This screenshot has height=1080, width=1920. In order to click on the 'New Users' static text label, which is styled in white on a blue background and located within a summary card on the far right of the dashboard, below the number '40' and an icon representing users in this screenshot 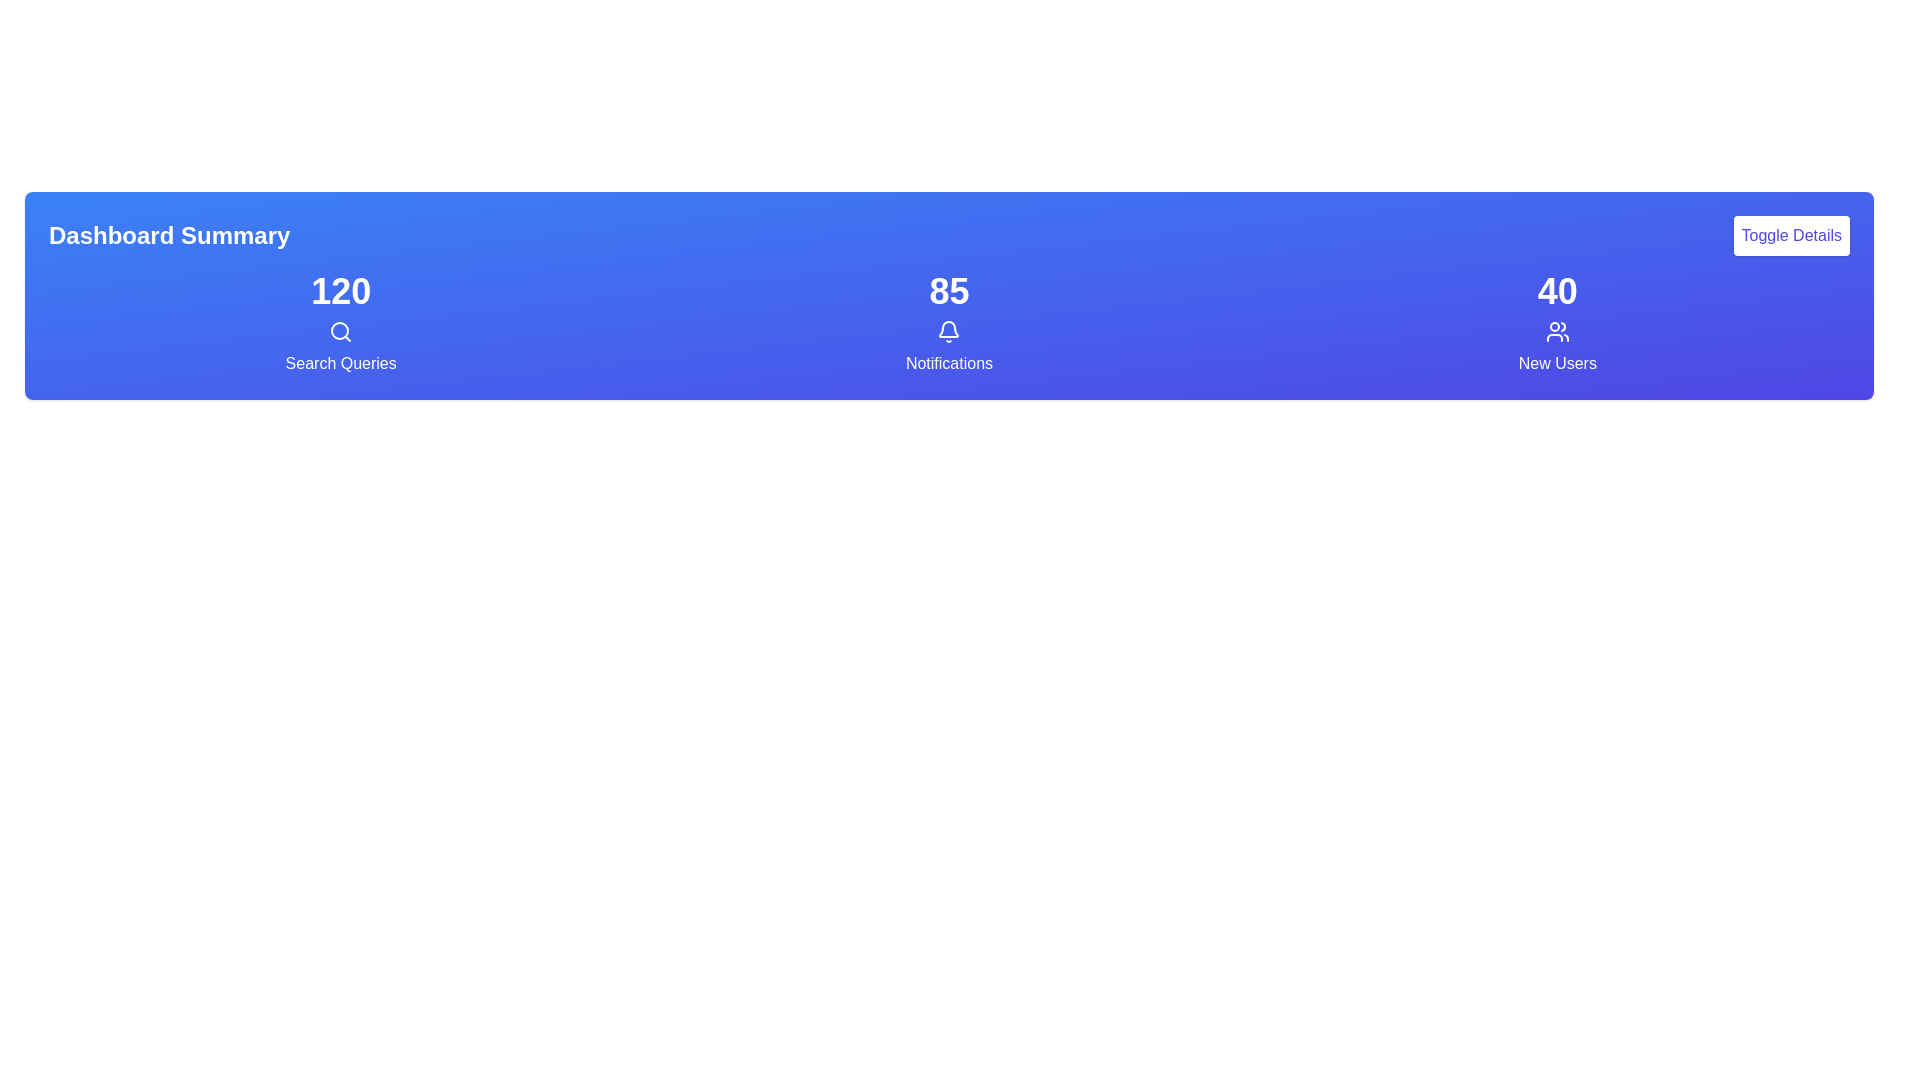, I will do `click(1556, 363)`.